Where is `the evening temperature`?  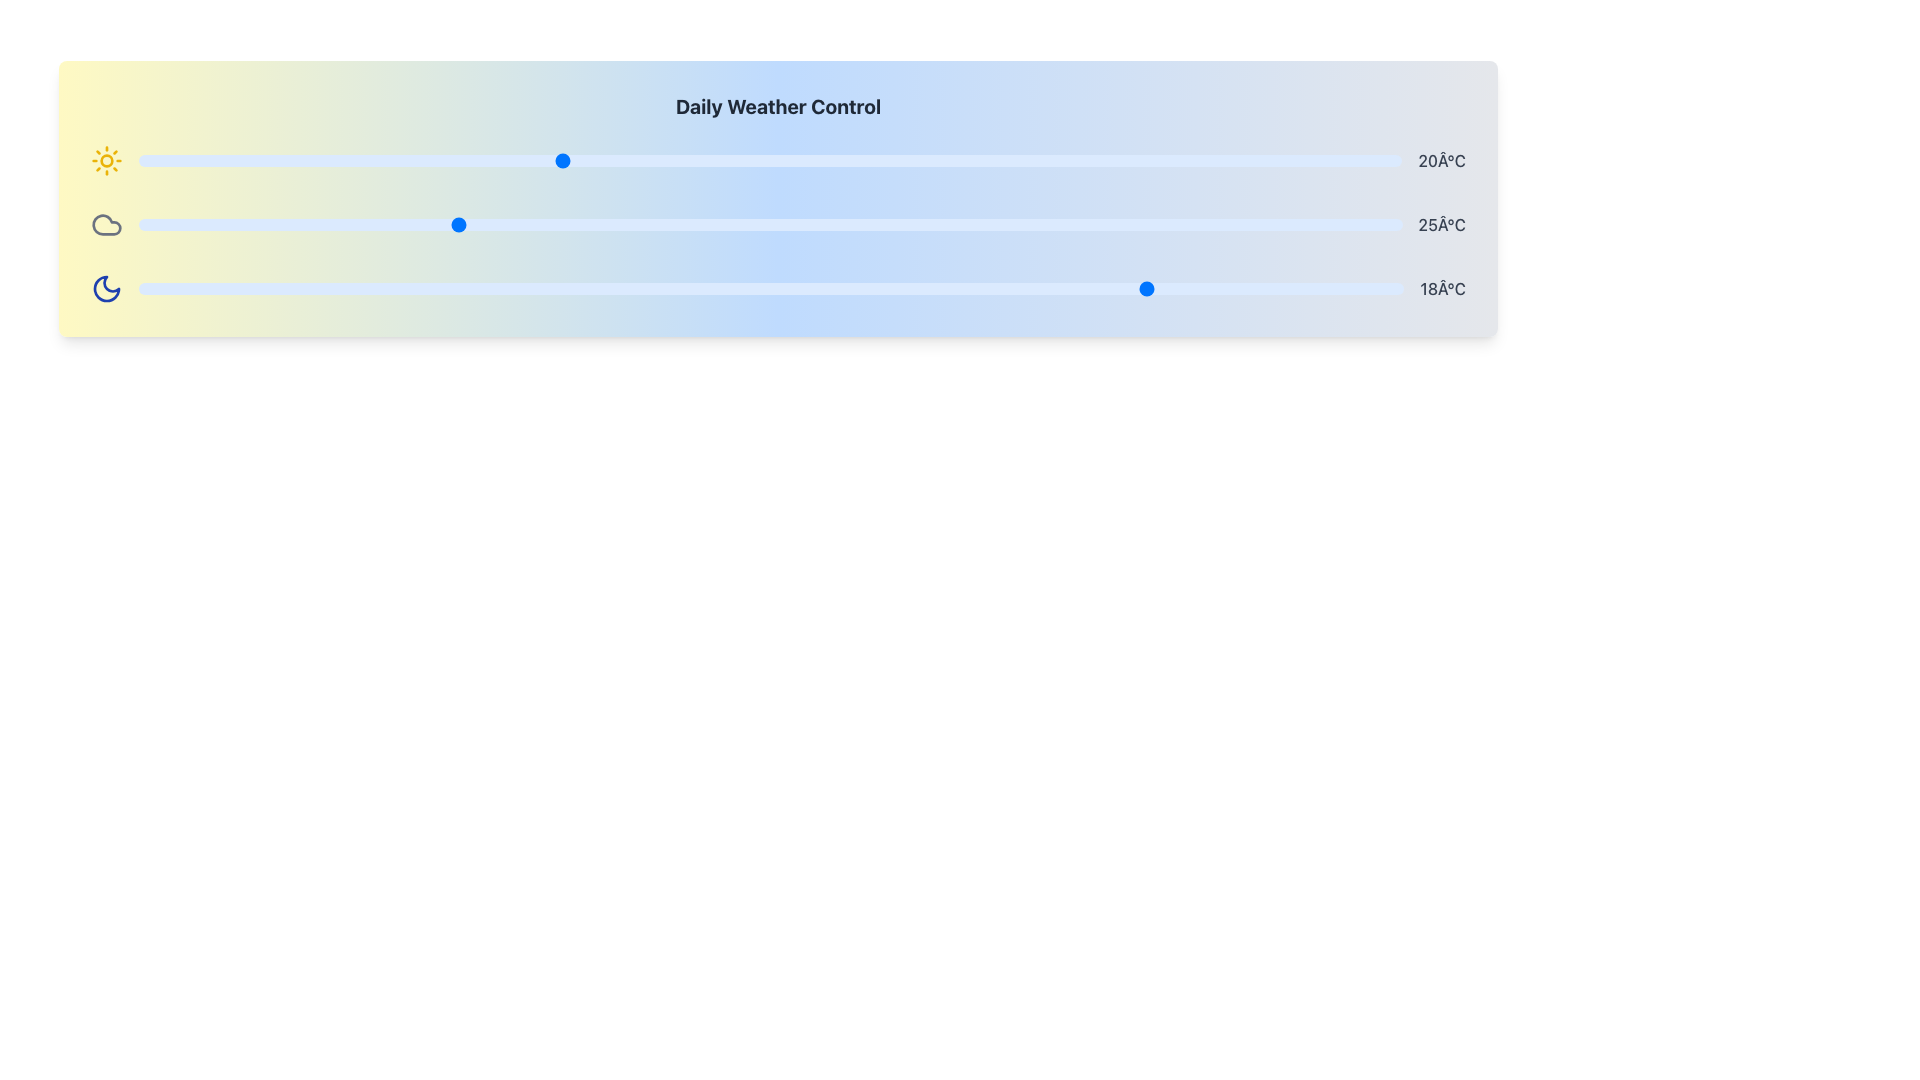
the evening temperature is located at coordinates (392, 289).